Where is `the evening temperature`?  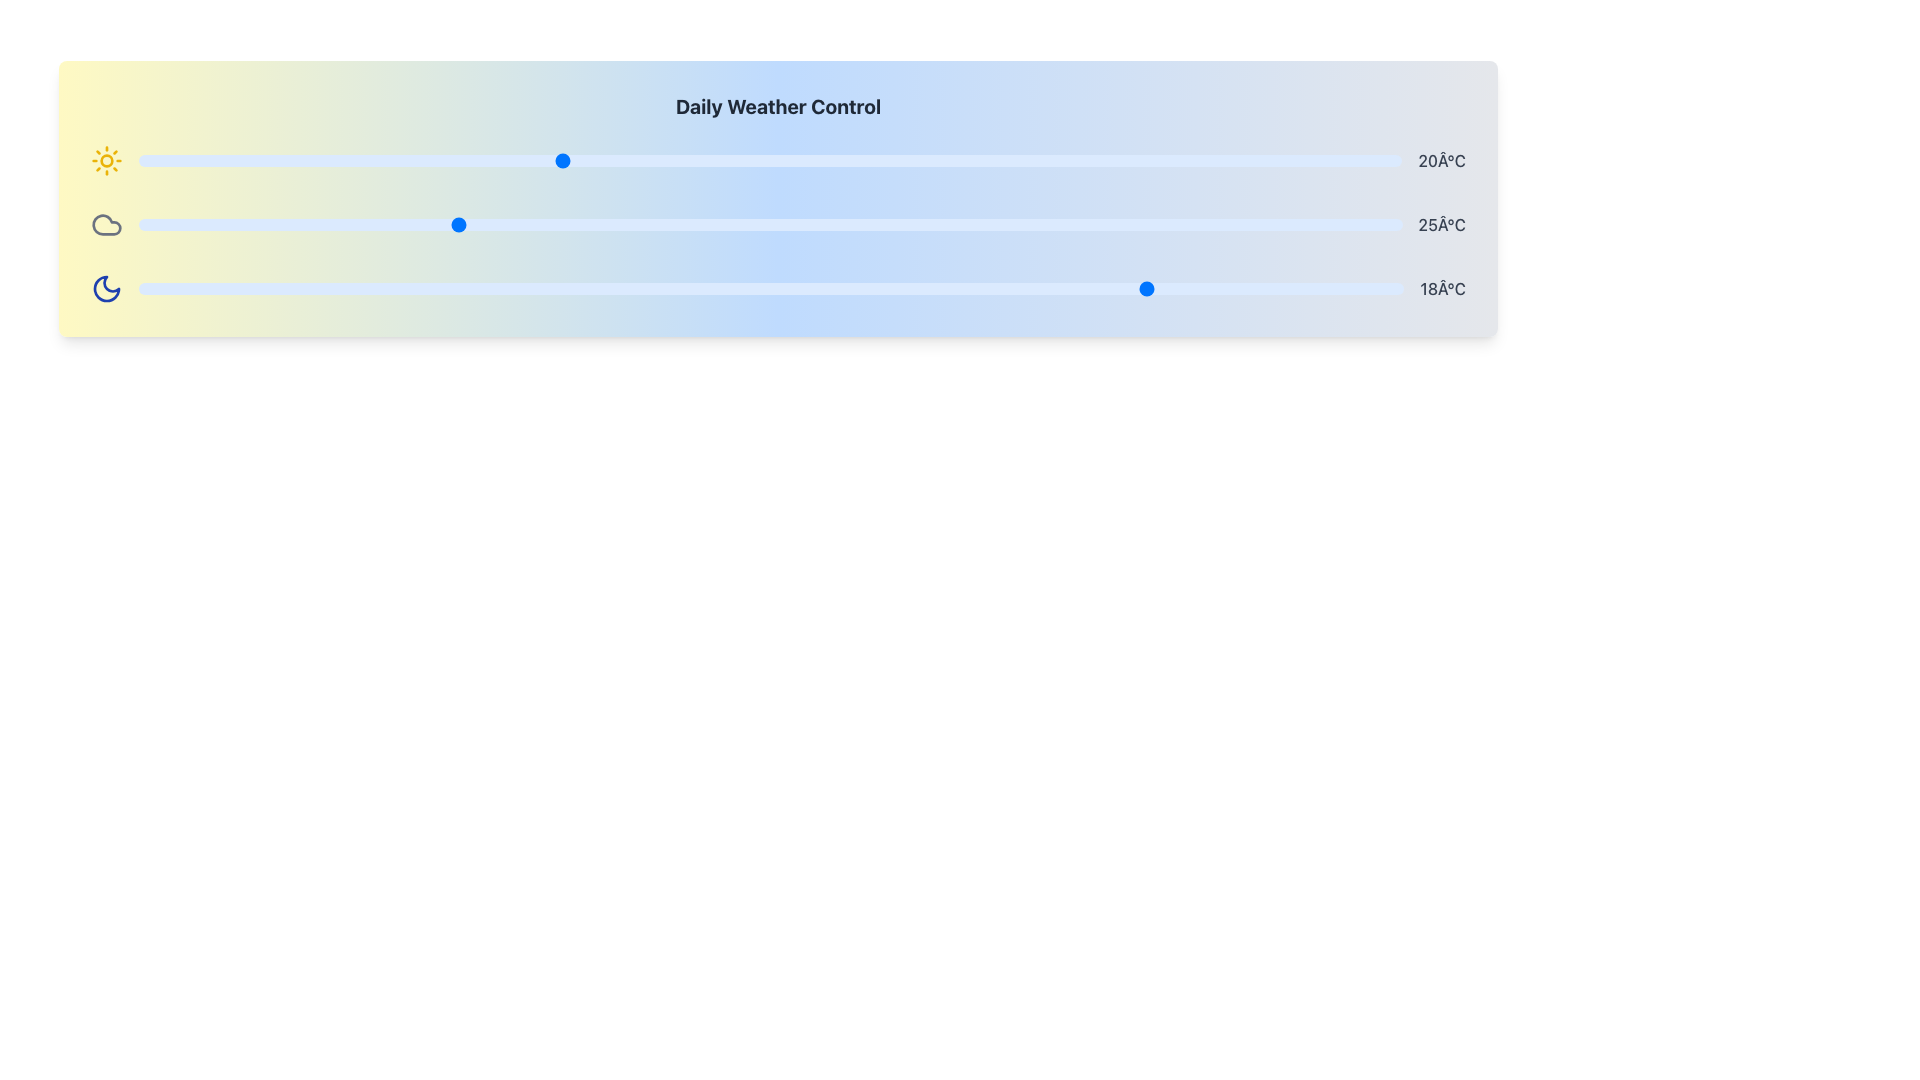
the evening temperature is located at coordinates (392, 289).